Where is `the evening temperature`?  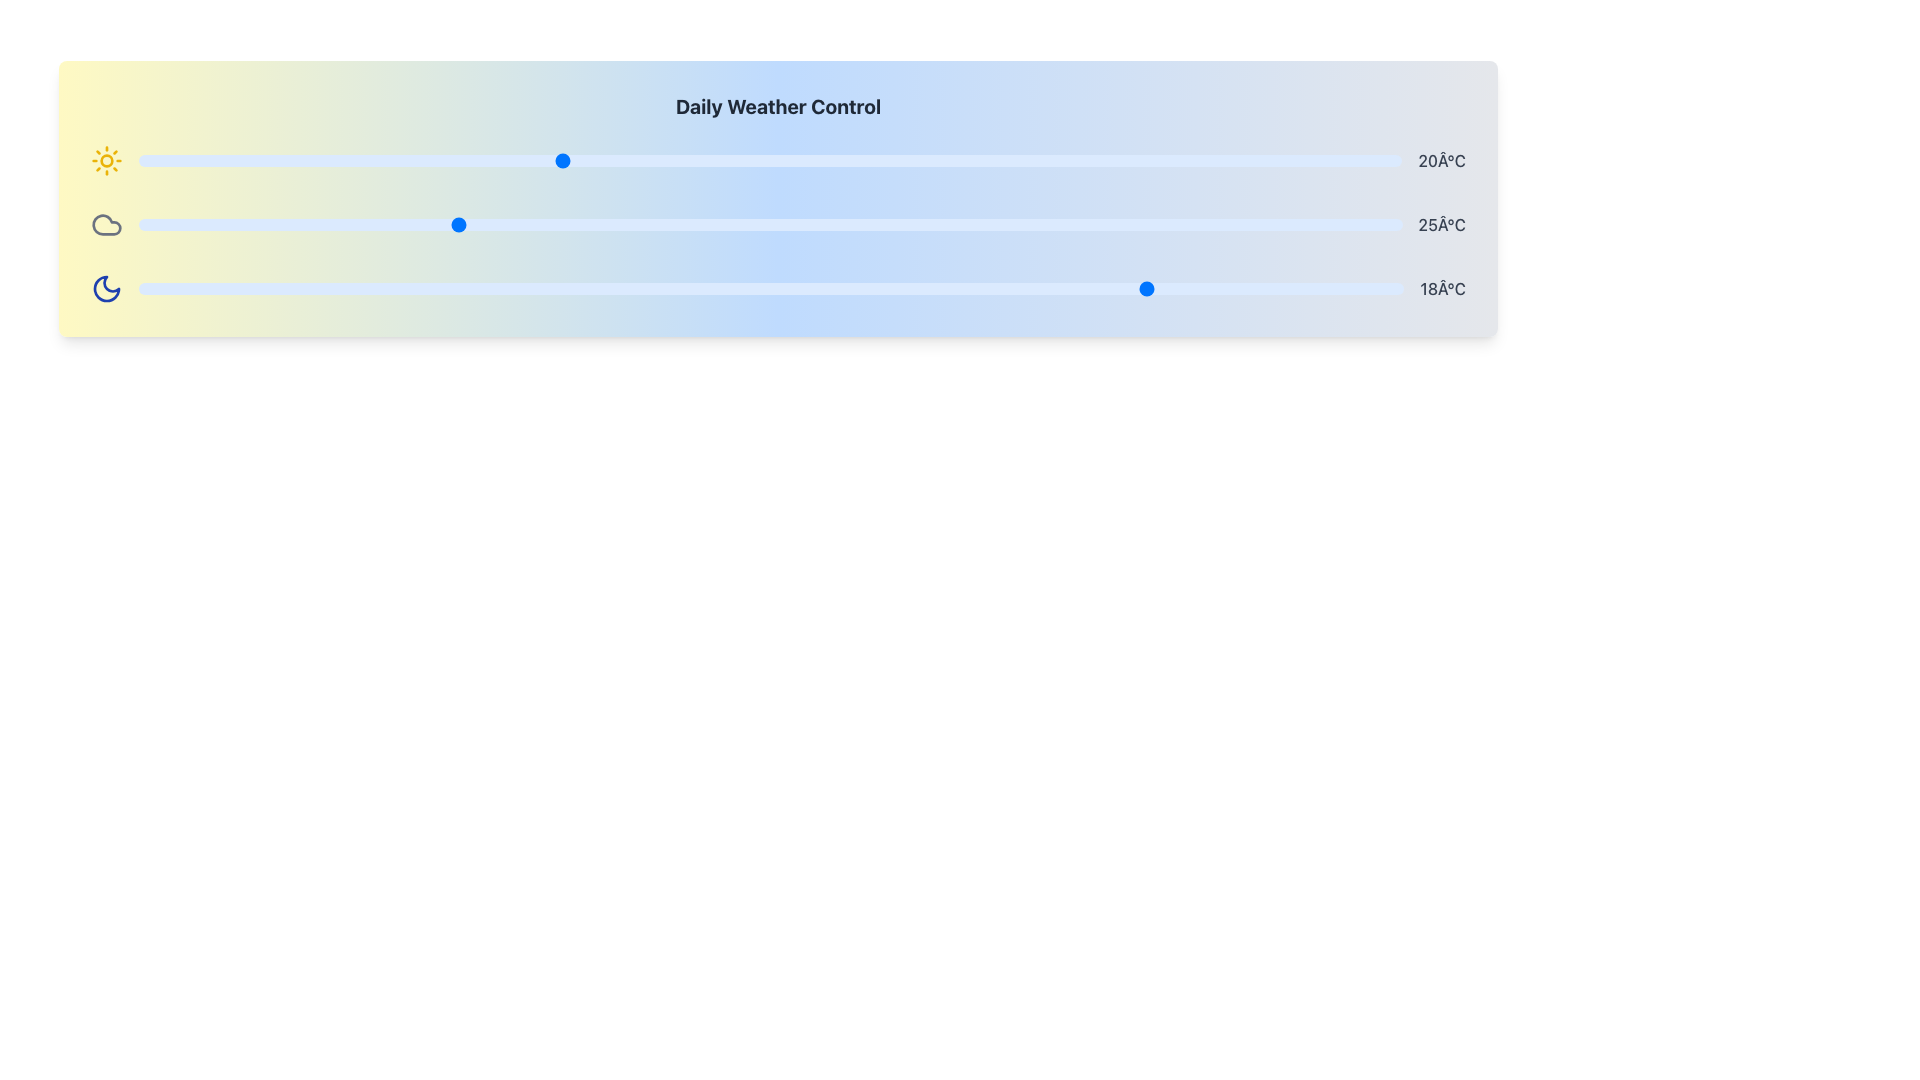
the evening temperature is located at coordinates (392, 289).